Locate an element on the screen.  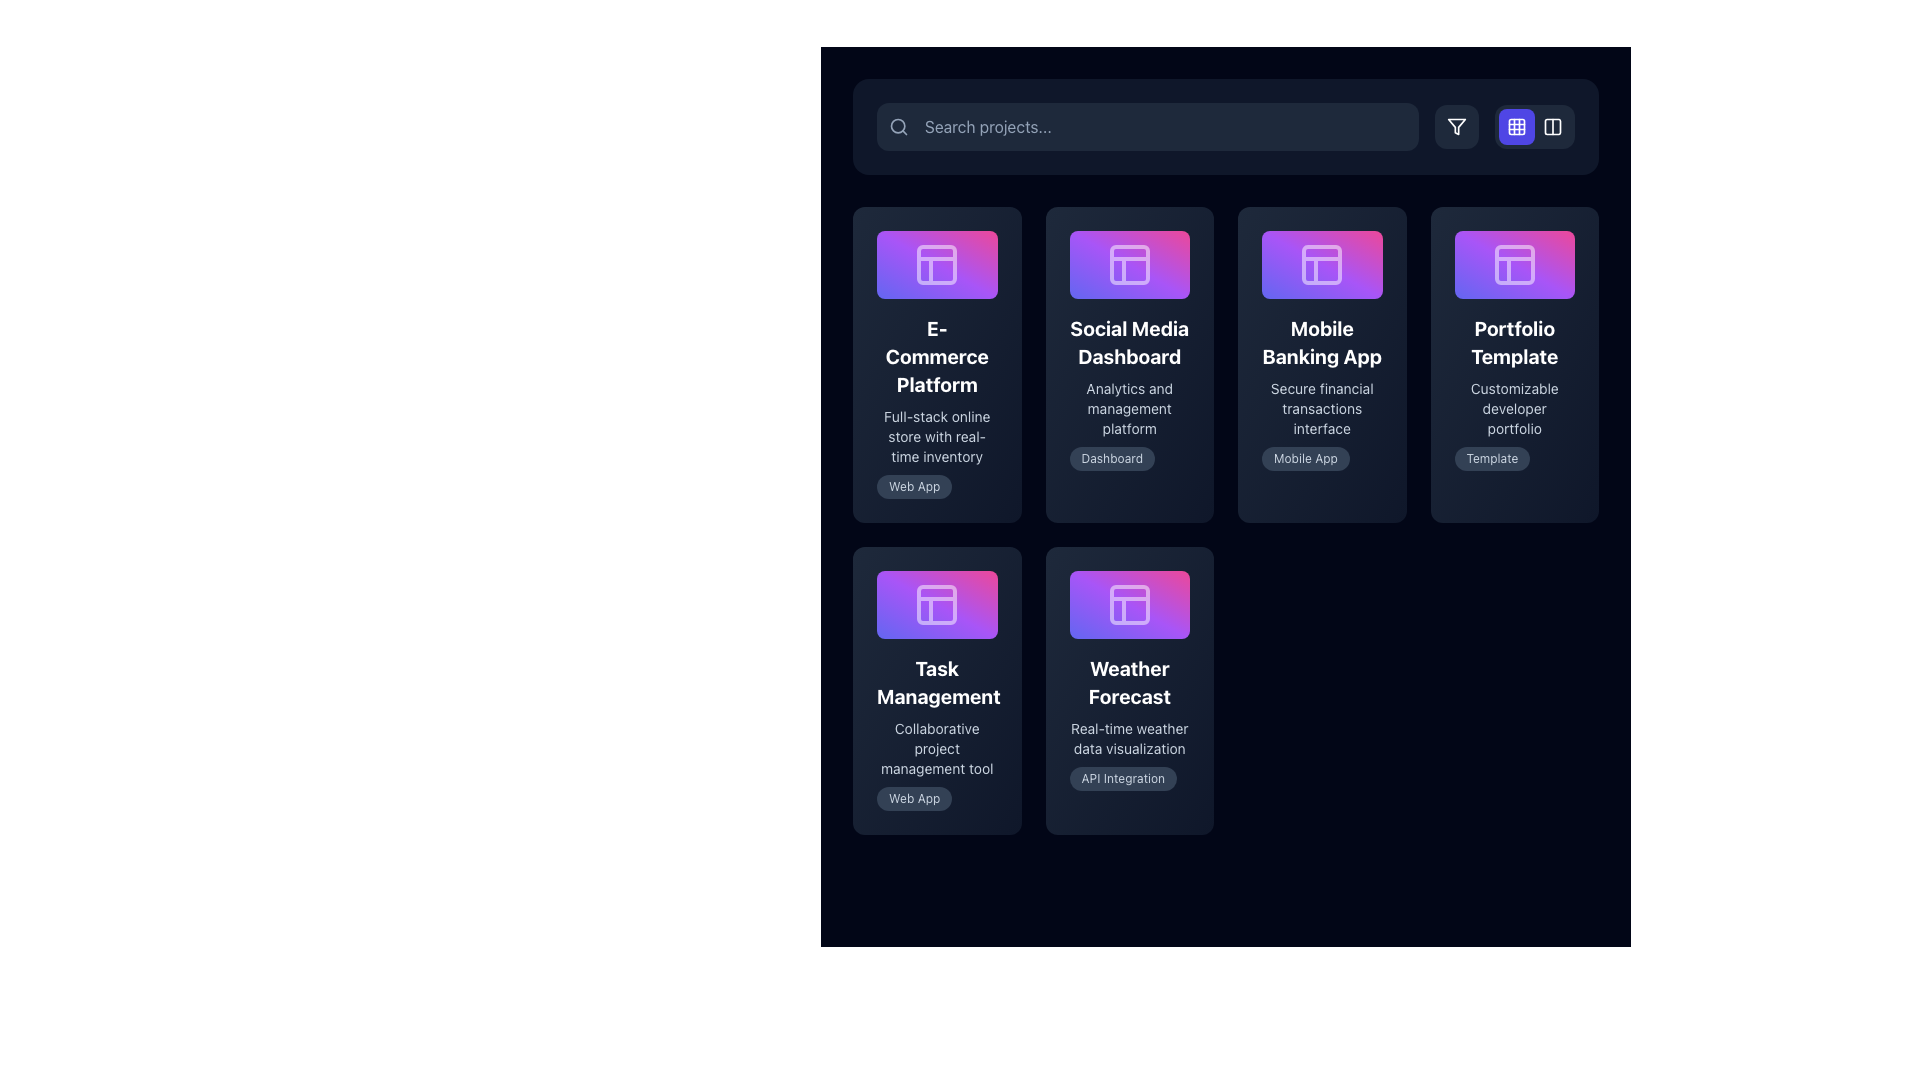
the Icon with decorative background associated with the 'Portfolio Template' card, located in the top right quadrant of the card, directly above the text 'Portfolio Template' is located at coordinates (1514, 263).